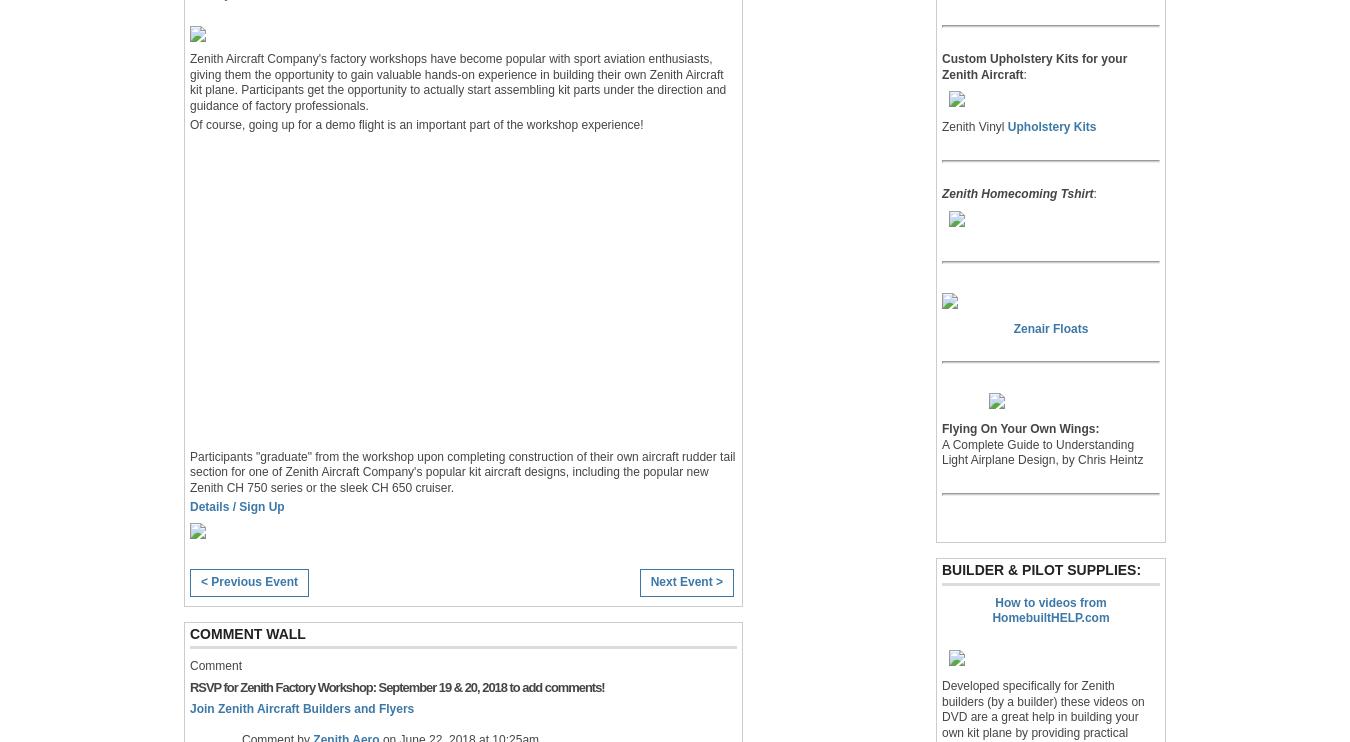 The height and width of the screenshot is (742, 1350). I want to click on 'Zenair Floats', so click(1013, 326).